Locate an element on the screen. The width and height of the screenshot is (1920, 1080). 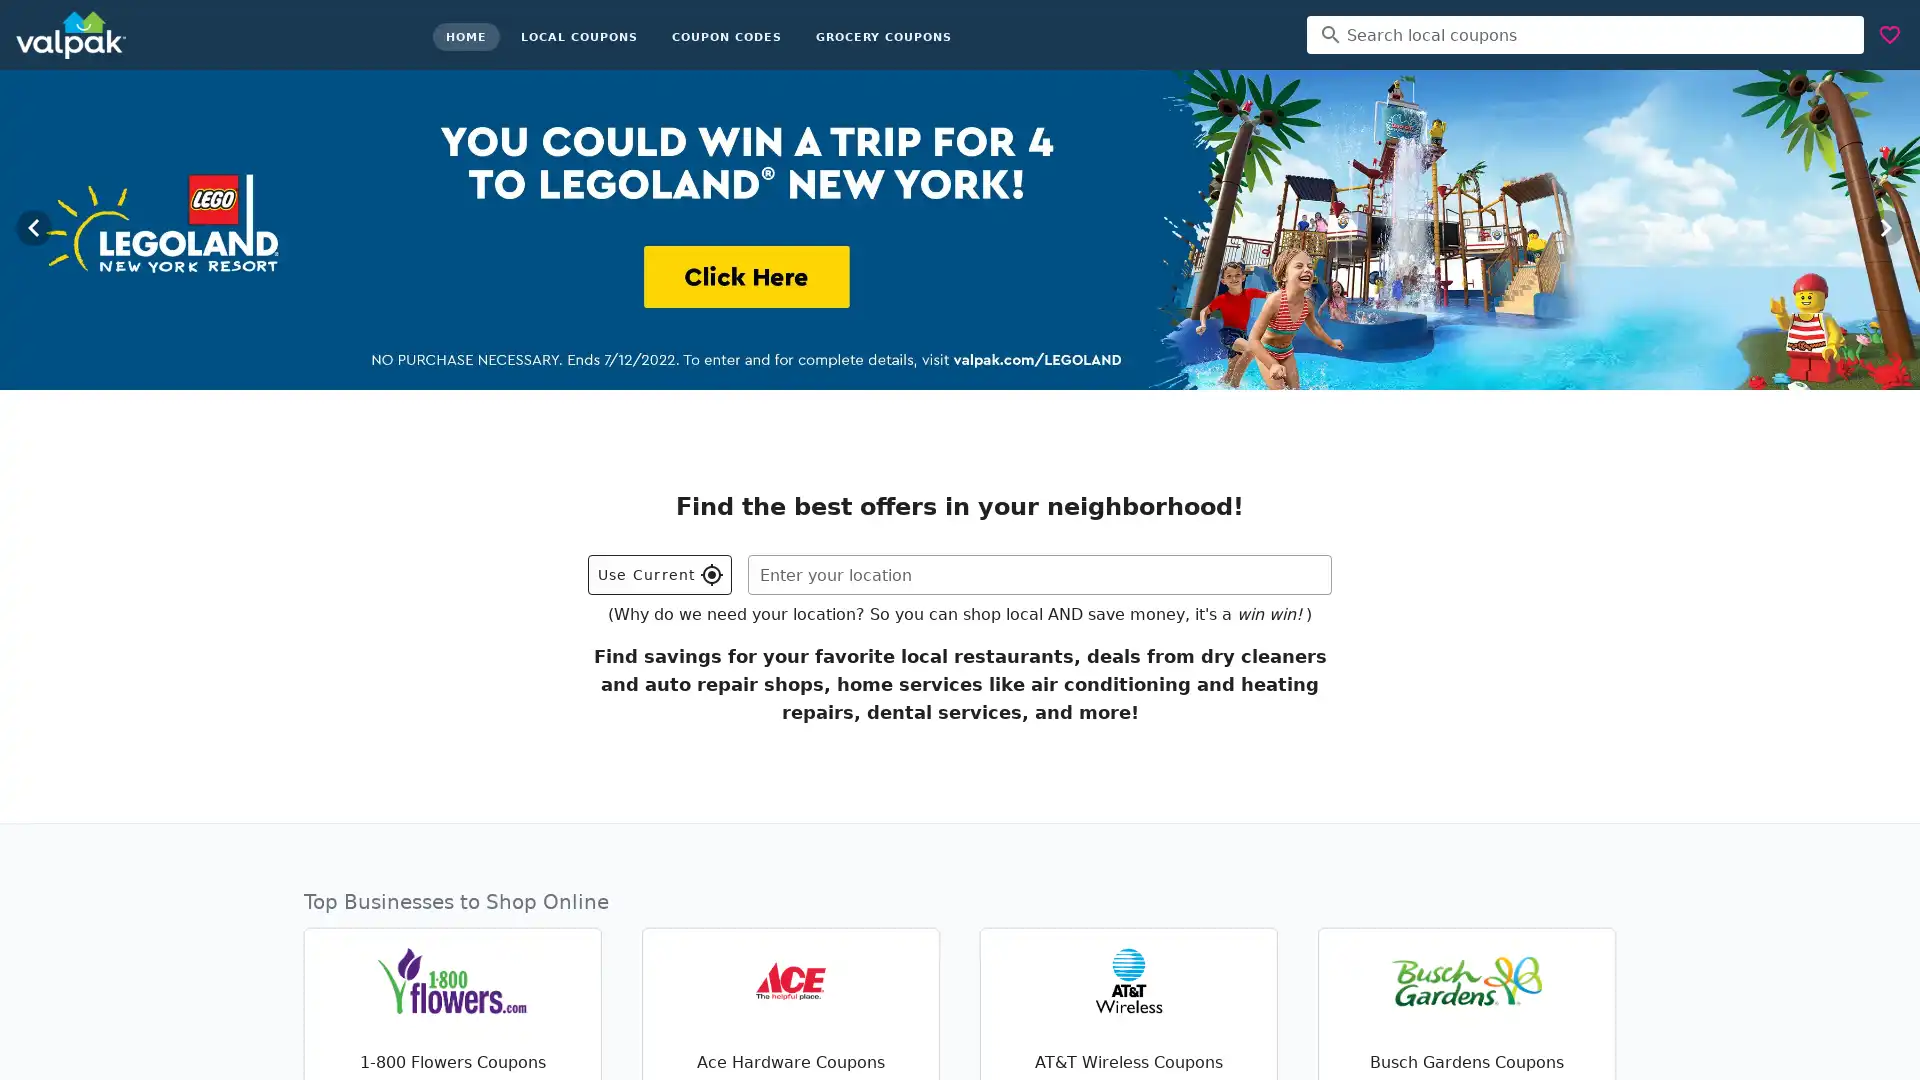
LOCAL COUPONS is located at coordinates (577, 37).